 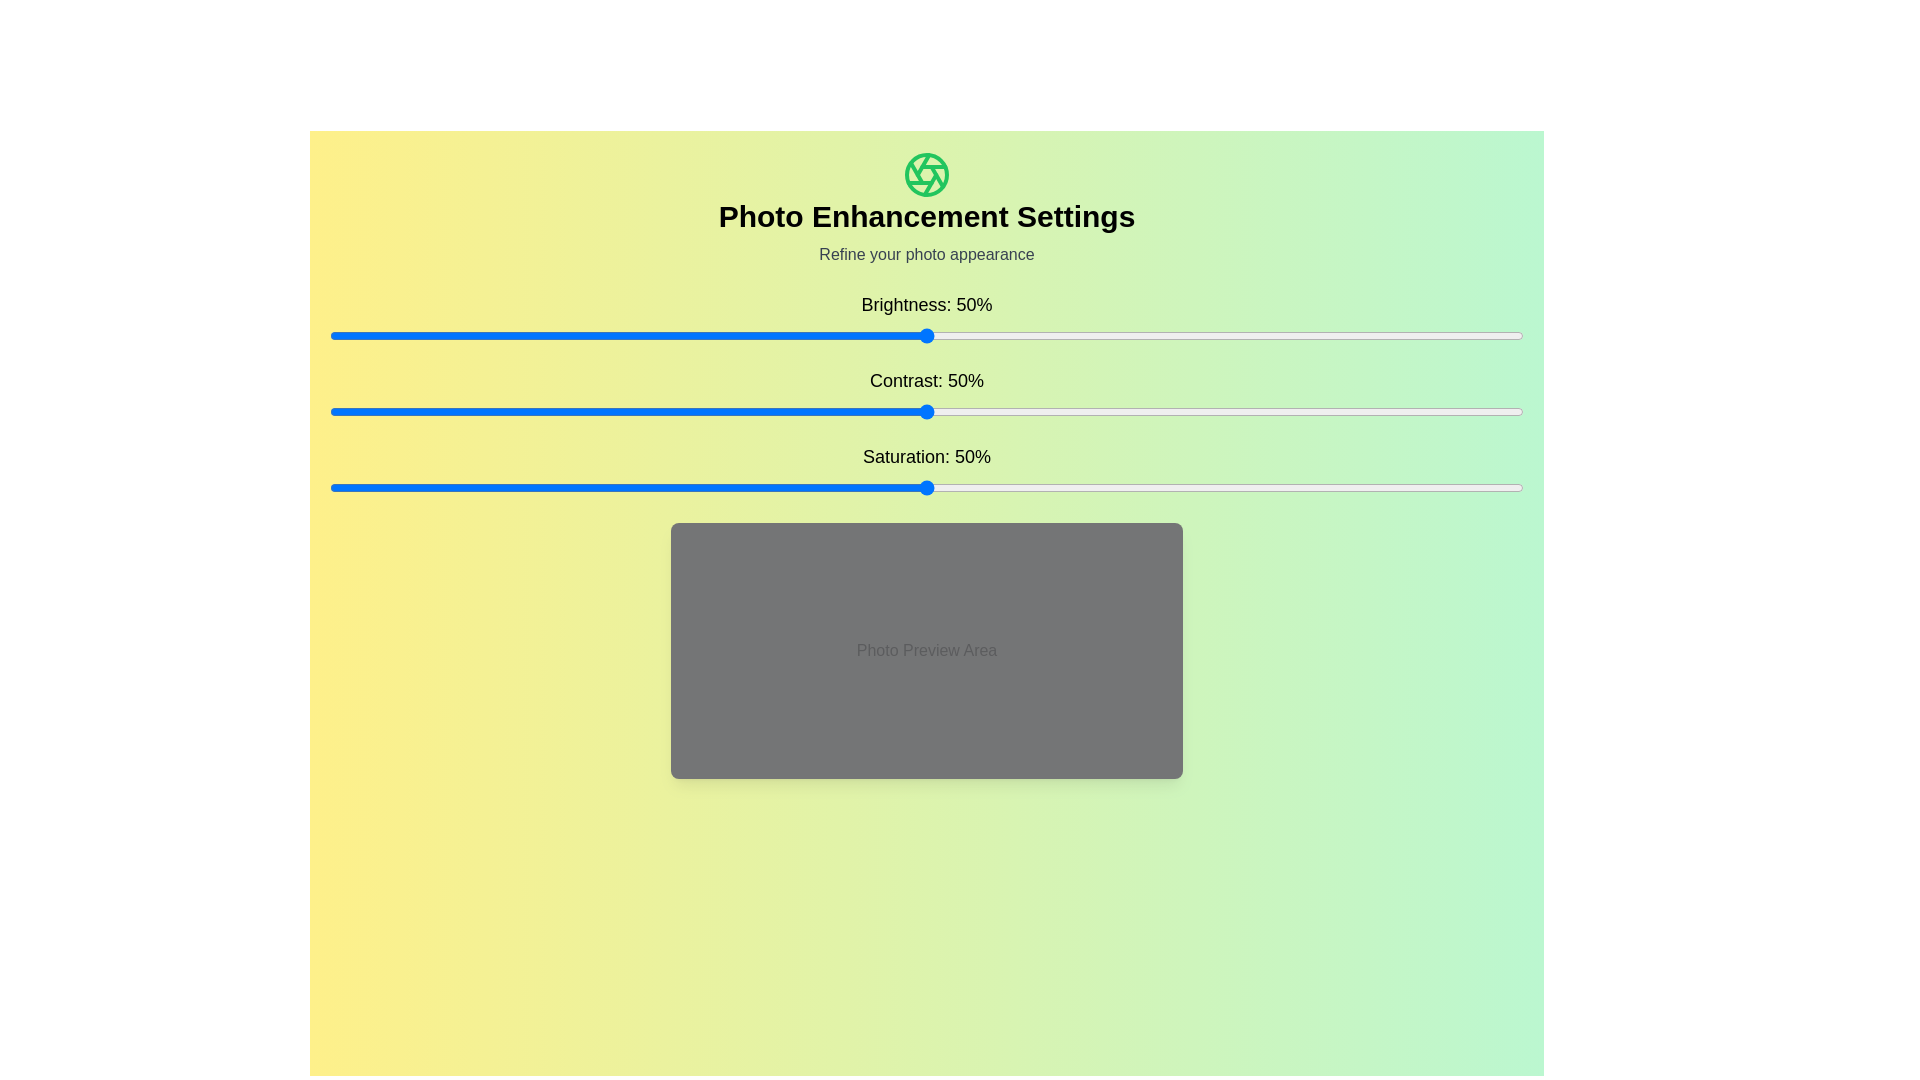 I want to click on the contrast slider to set the contrast to 55%, so click(x=986, y=411).